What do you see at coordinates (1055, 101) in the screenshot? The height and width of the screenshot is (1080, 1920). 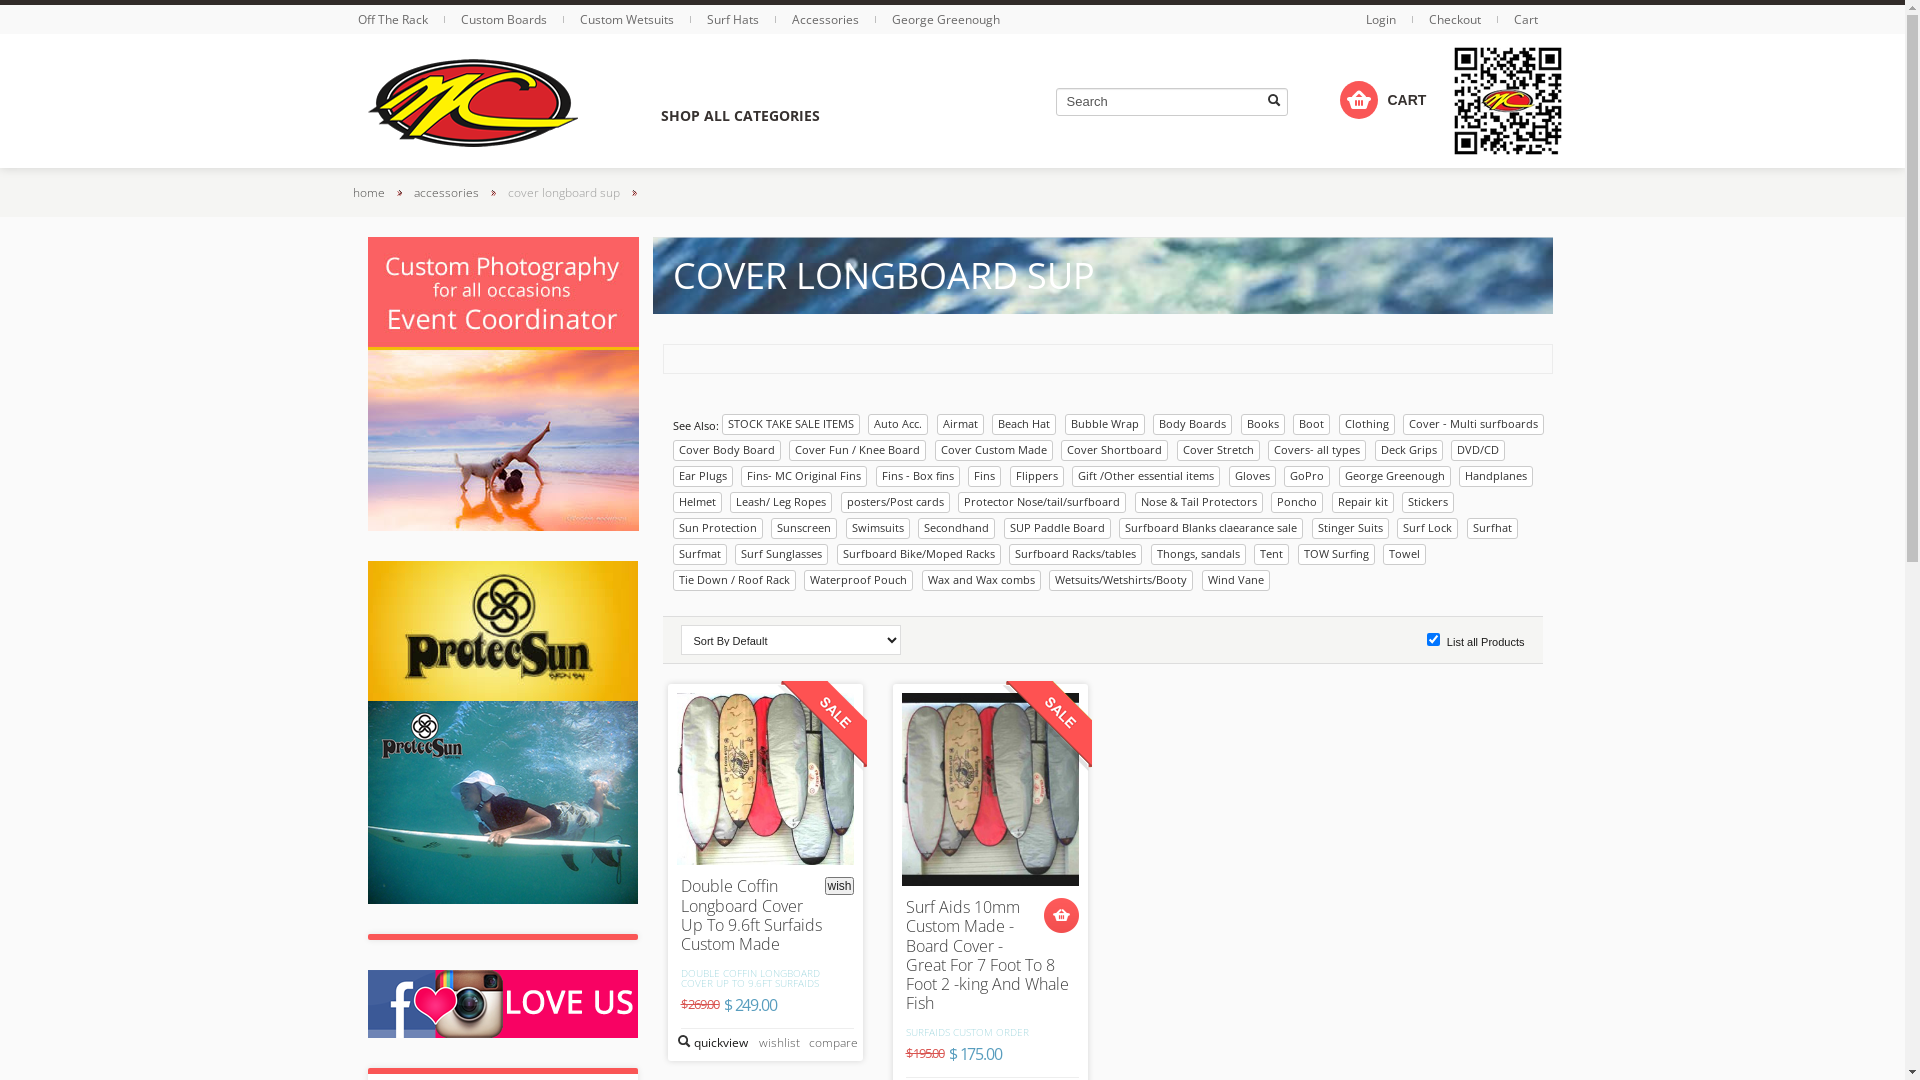 I see `'Search'` at bounding box center [1055, 101].